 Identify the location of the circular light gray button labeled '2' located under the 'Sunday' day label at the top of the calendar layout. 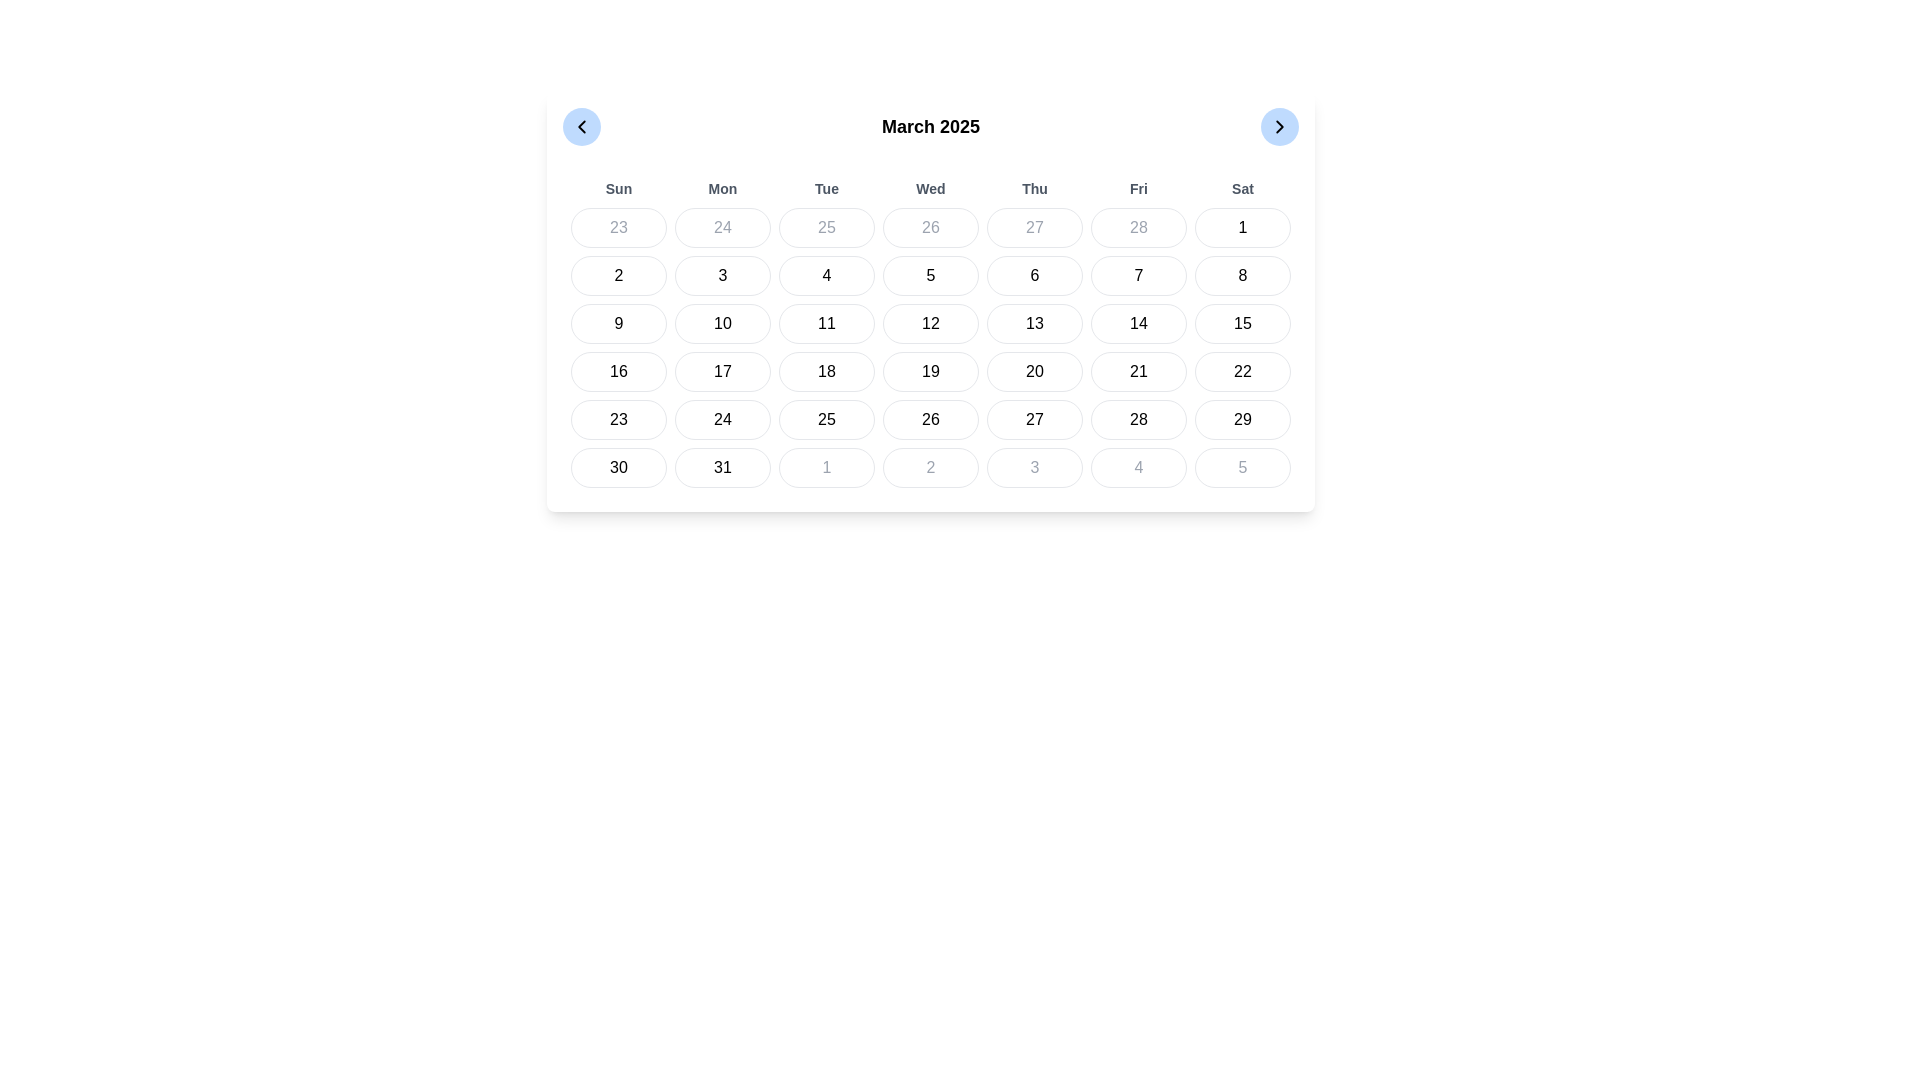
(618, 276).